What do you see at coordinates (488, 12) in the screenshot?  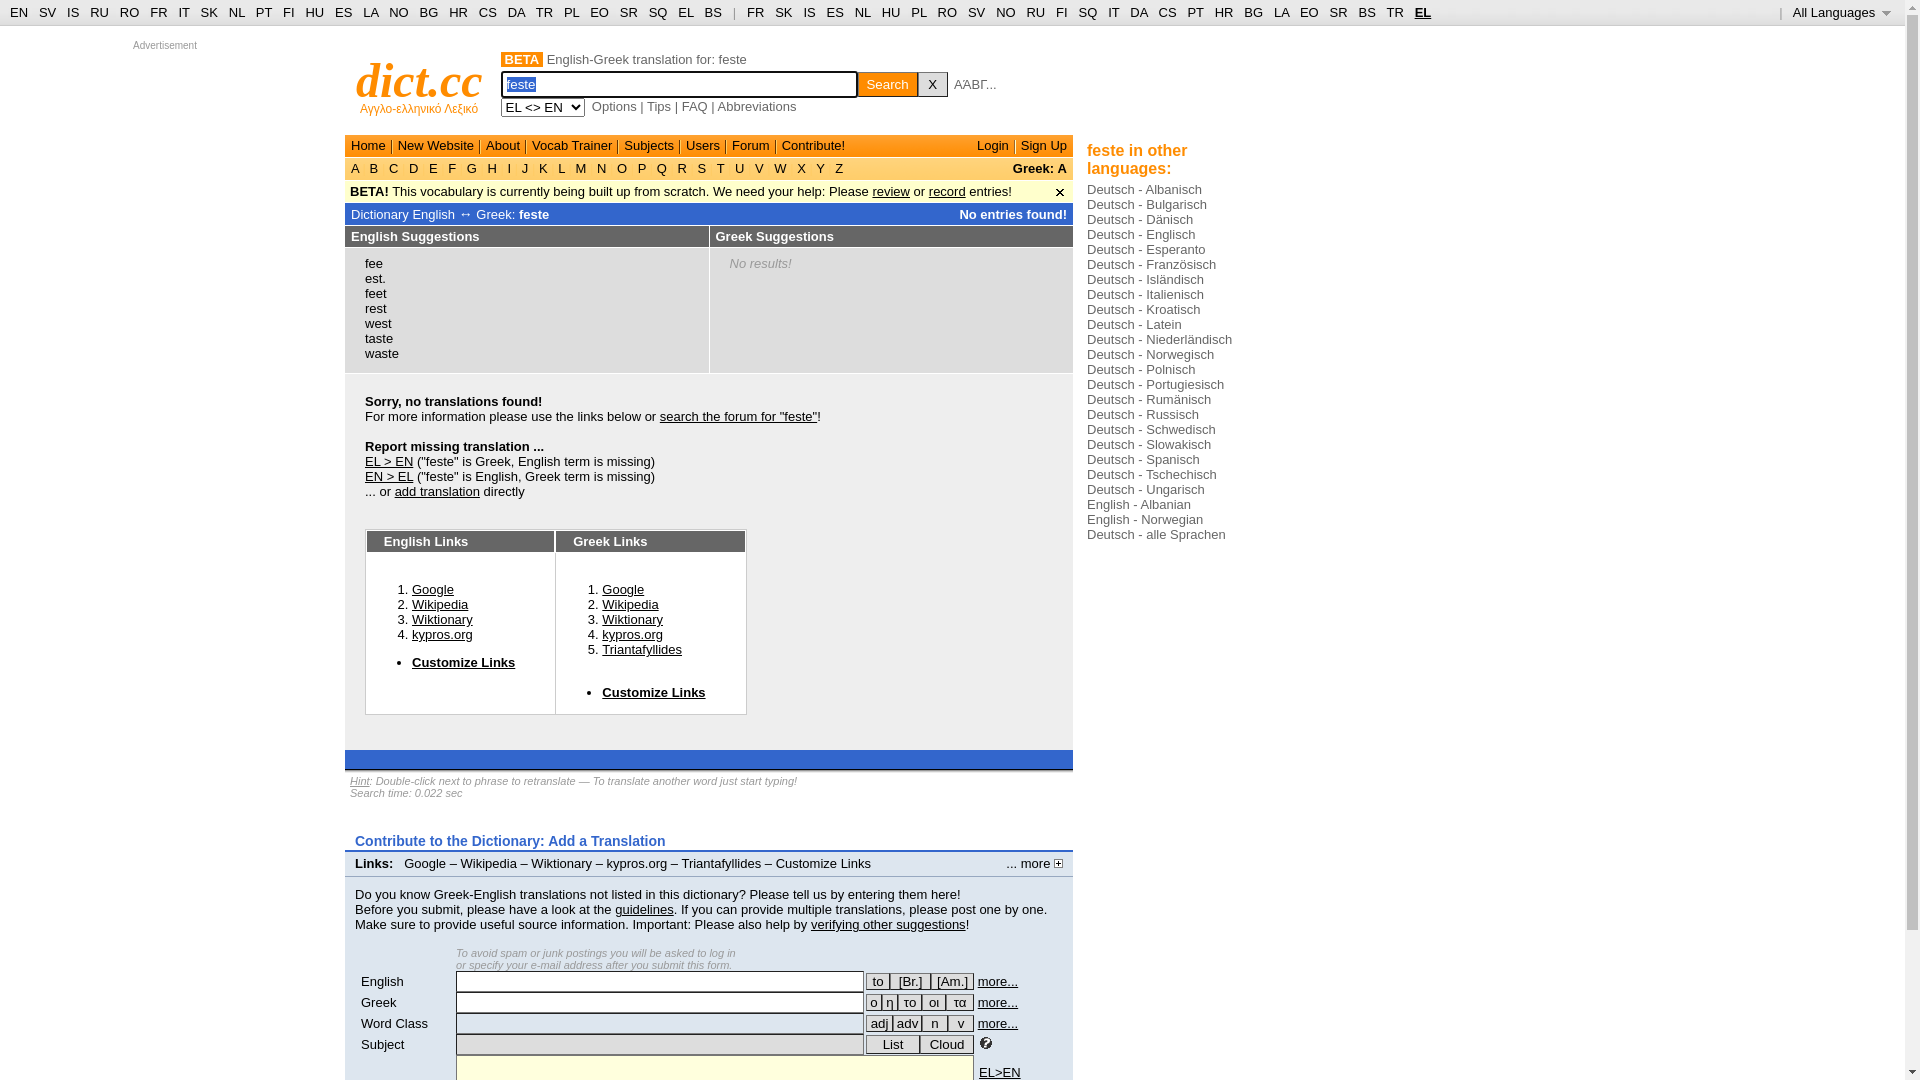 I see `'CS'` at bounding box center [488, 12].